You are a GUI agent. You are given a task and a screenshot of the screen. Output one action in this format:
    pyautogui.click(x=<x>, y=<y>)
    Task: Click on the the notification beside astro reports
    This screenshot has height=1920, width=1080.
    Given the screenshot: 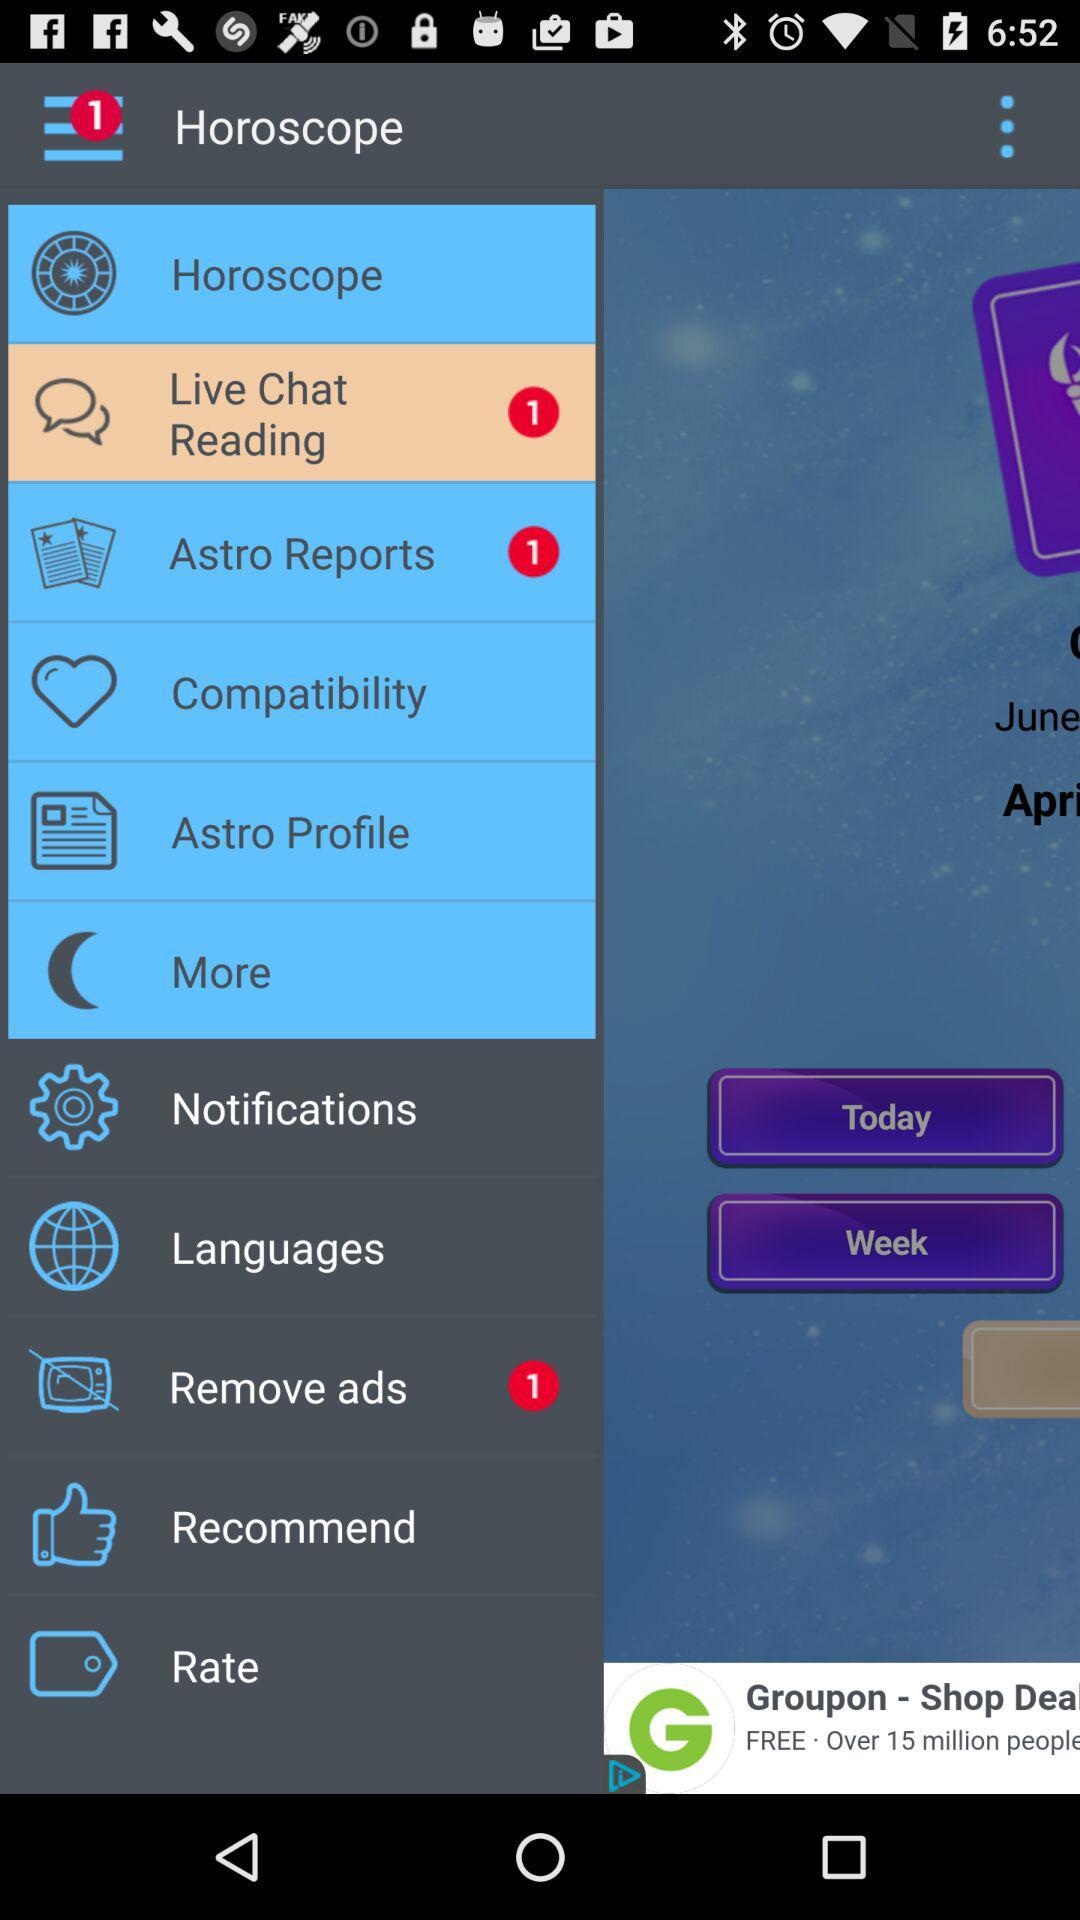 What is the action you would take?
    pyautogui.click(x=532, y=552)
    